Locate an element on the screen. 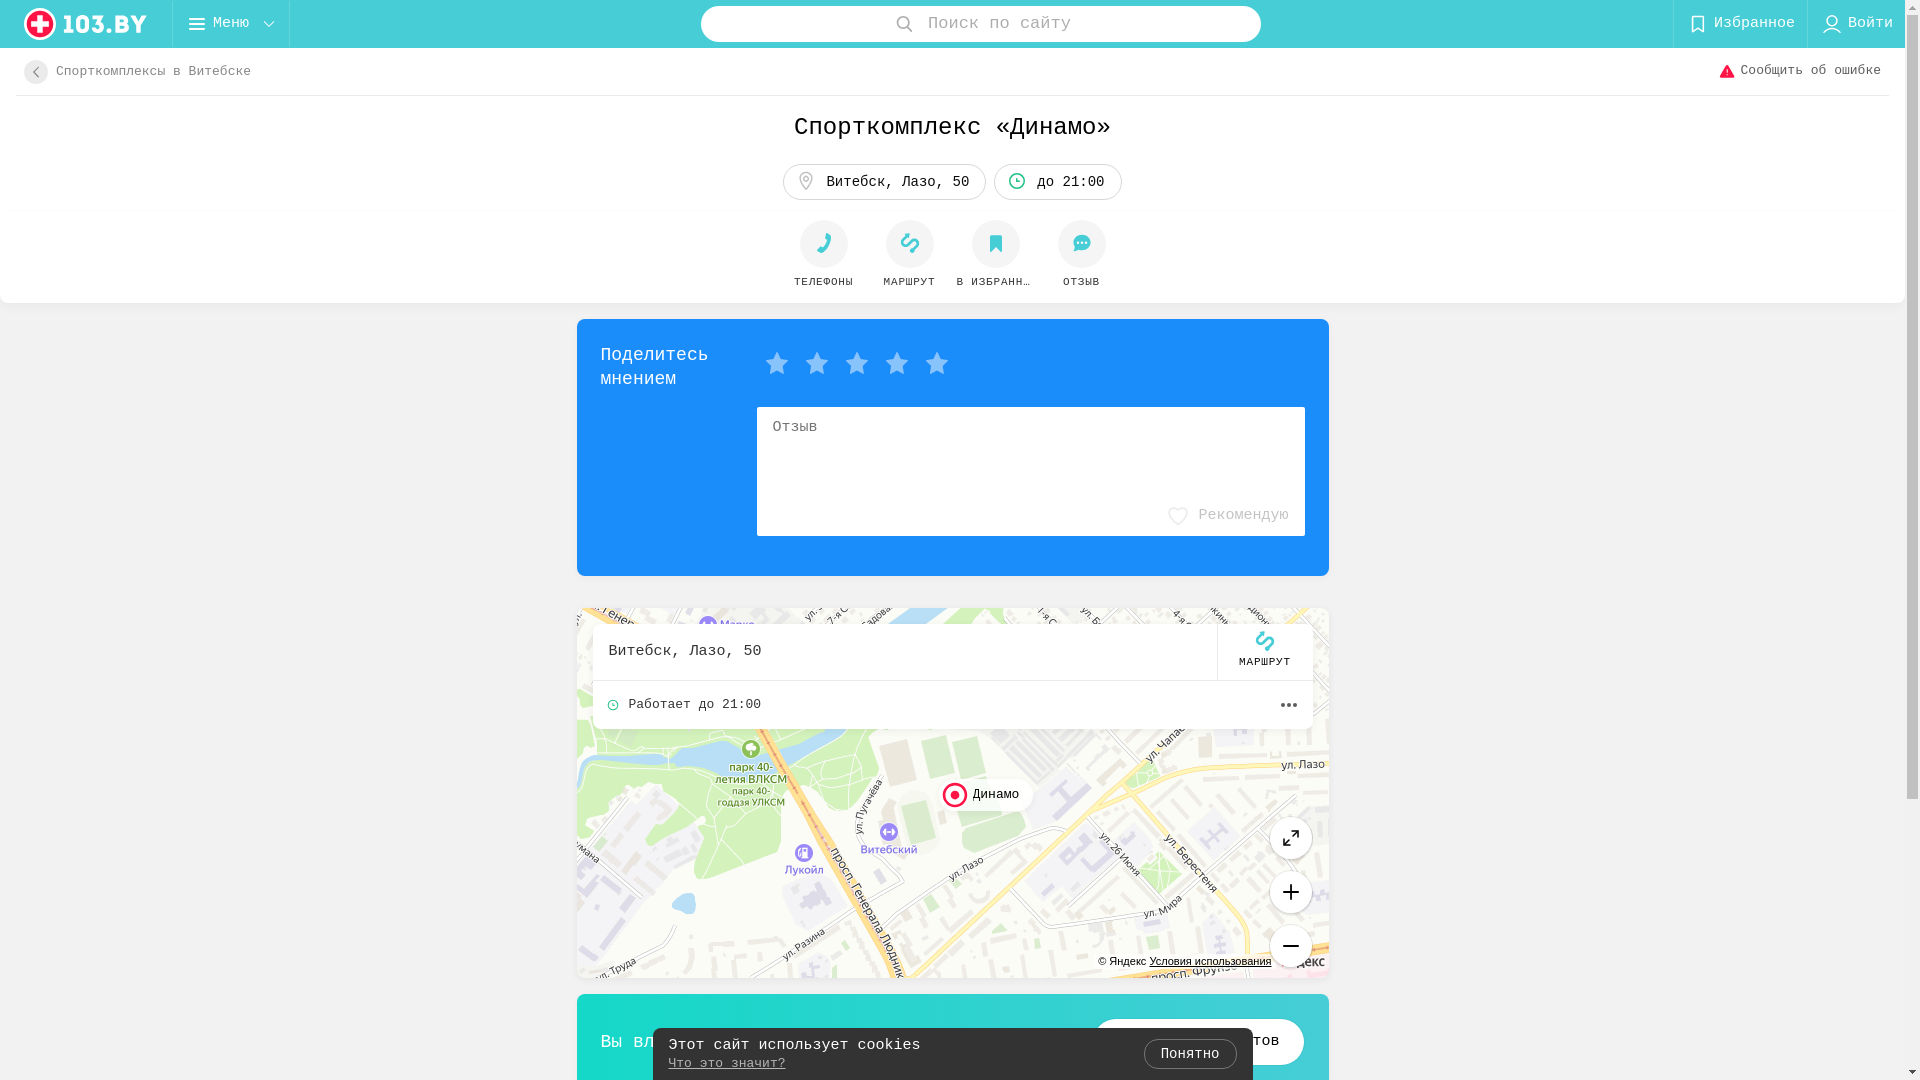  'logo' is located at coordinates (85, 23).